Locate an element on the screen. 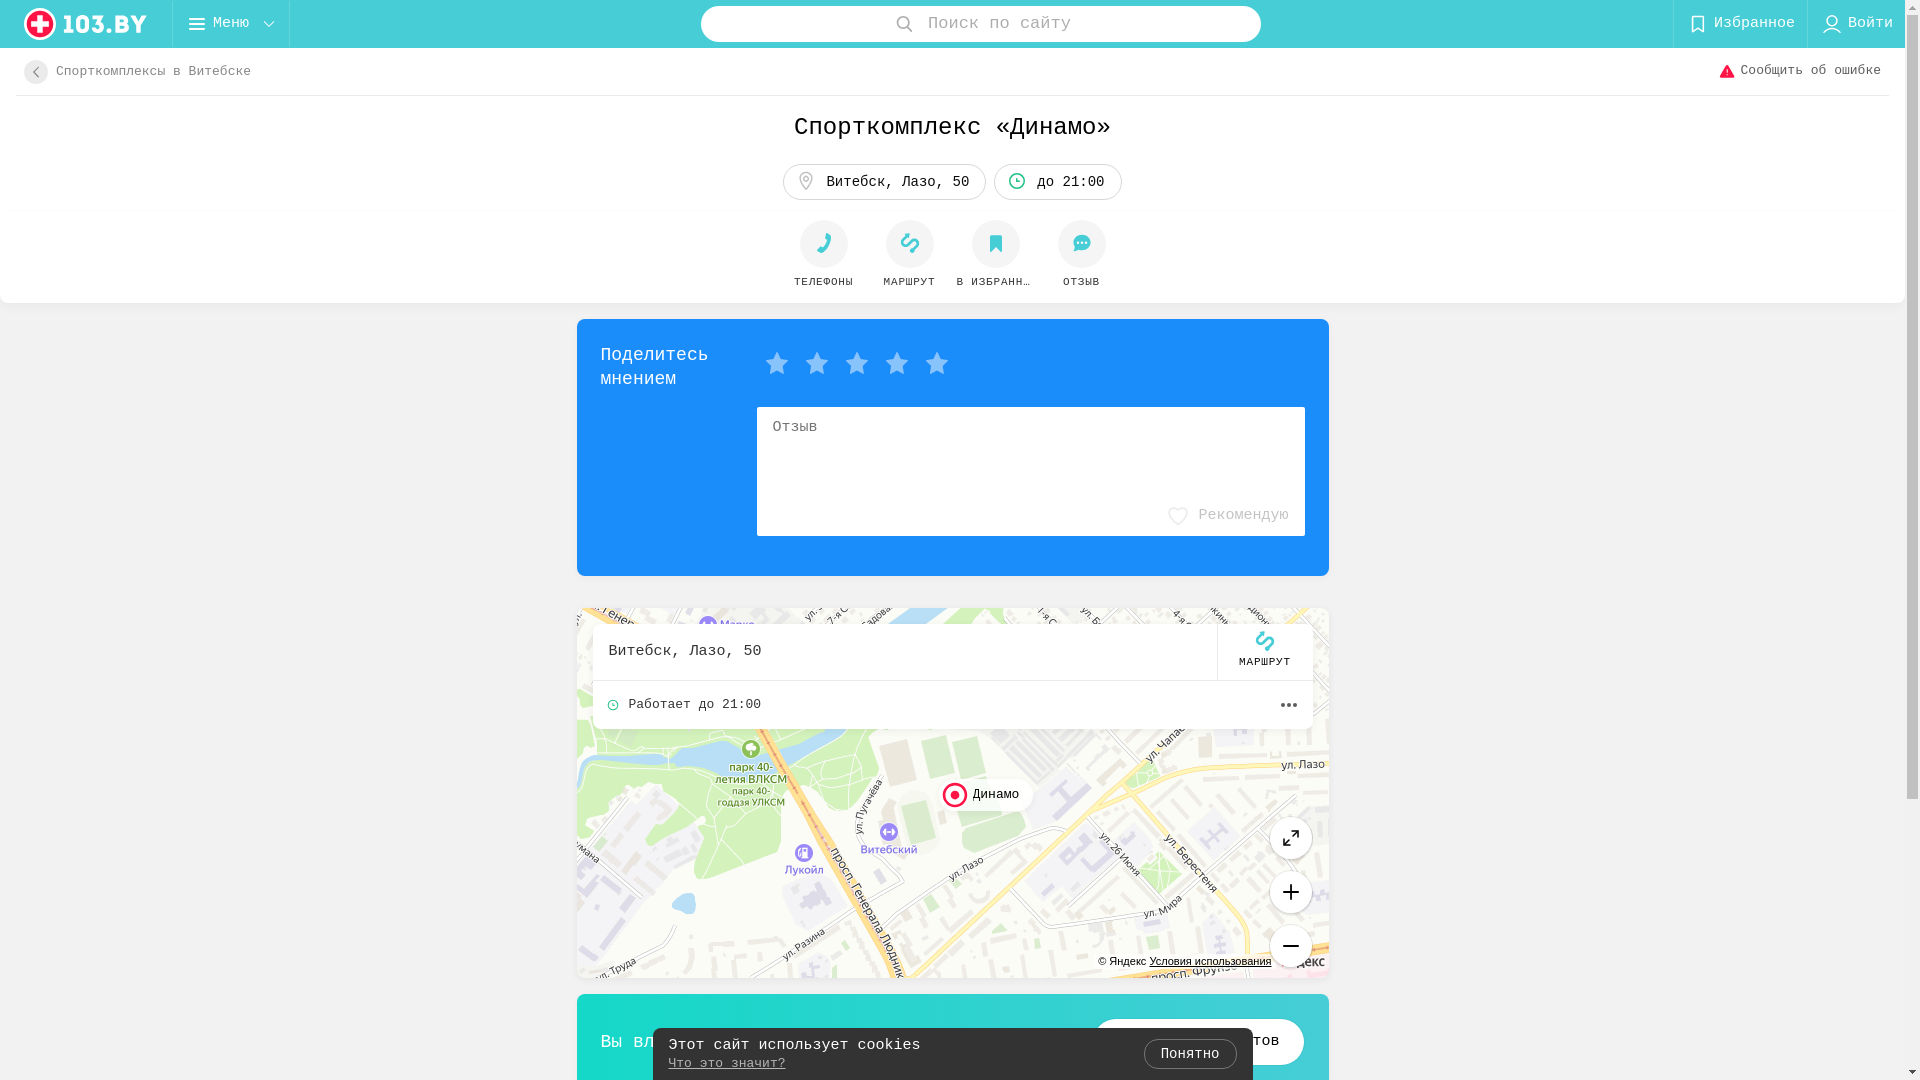  'logo' is located at coordinates (85, 23).